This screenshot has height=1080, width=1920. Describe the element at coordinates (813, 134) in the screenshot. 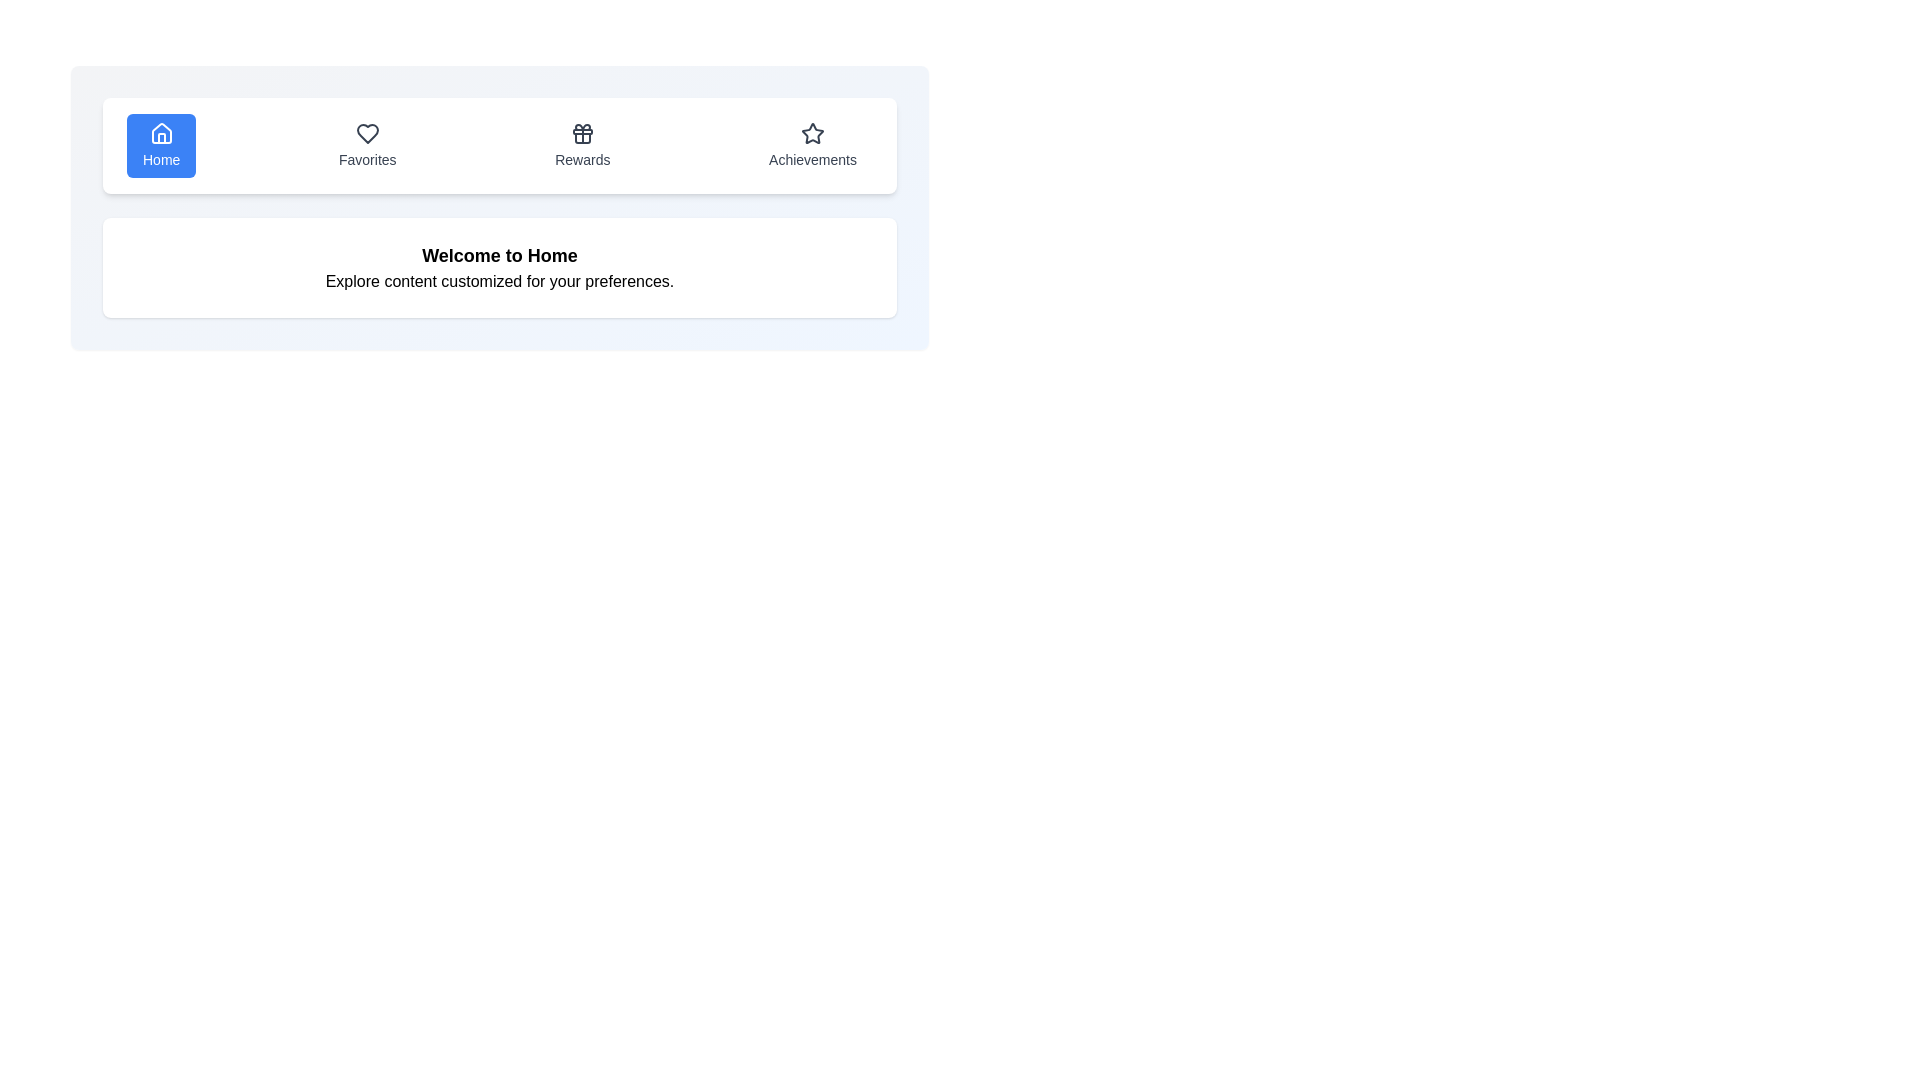

I see `the 'Achievements' icon located on the far right of the horizontal navigation bar` at that location.